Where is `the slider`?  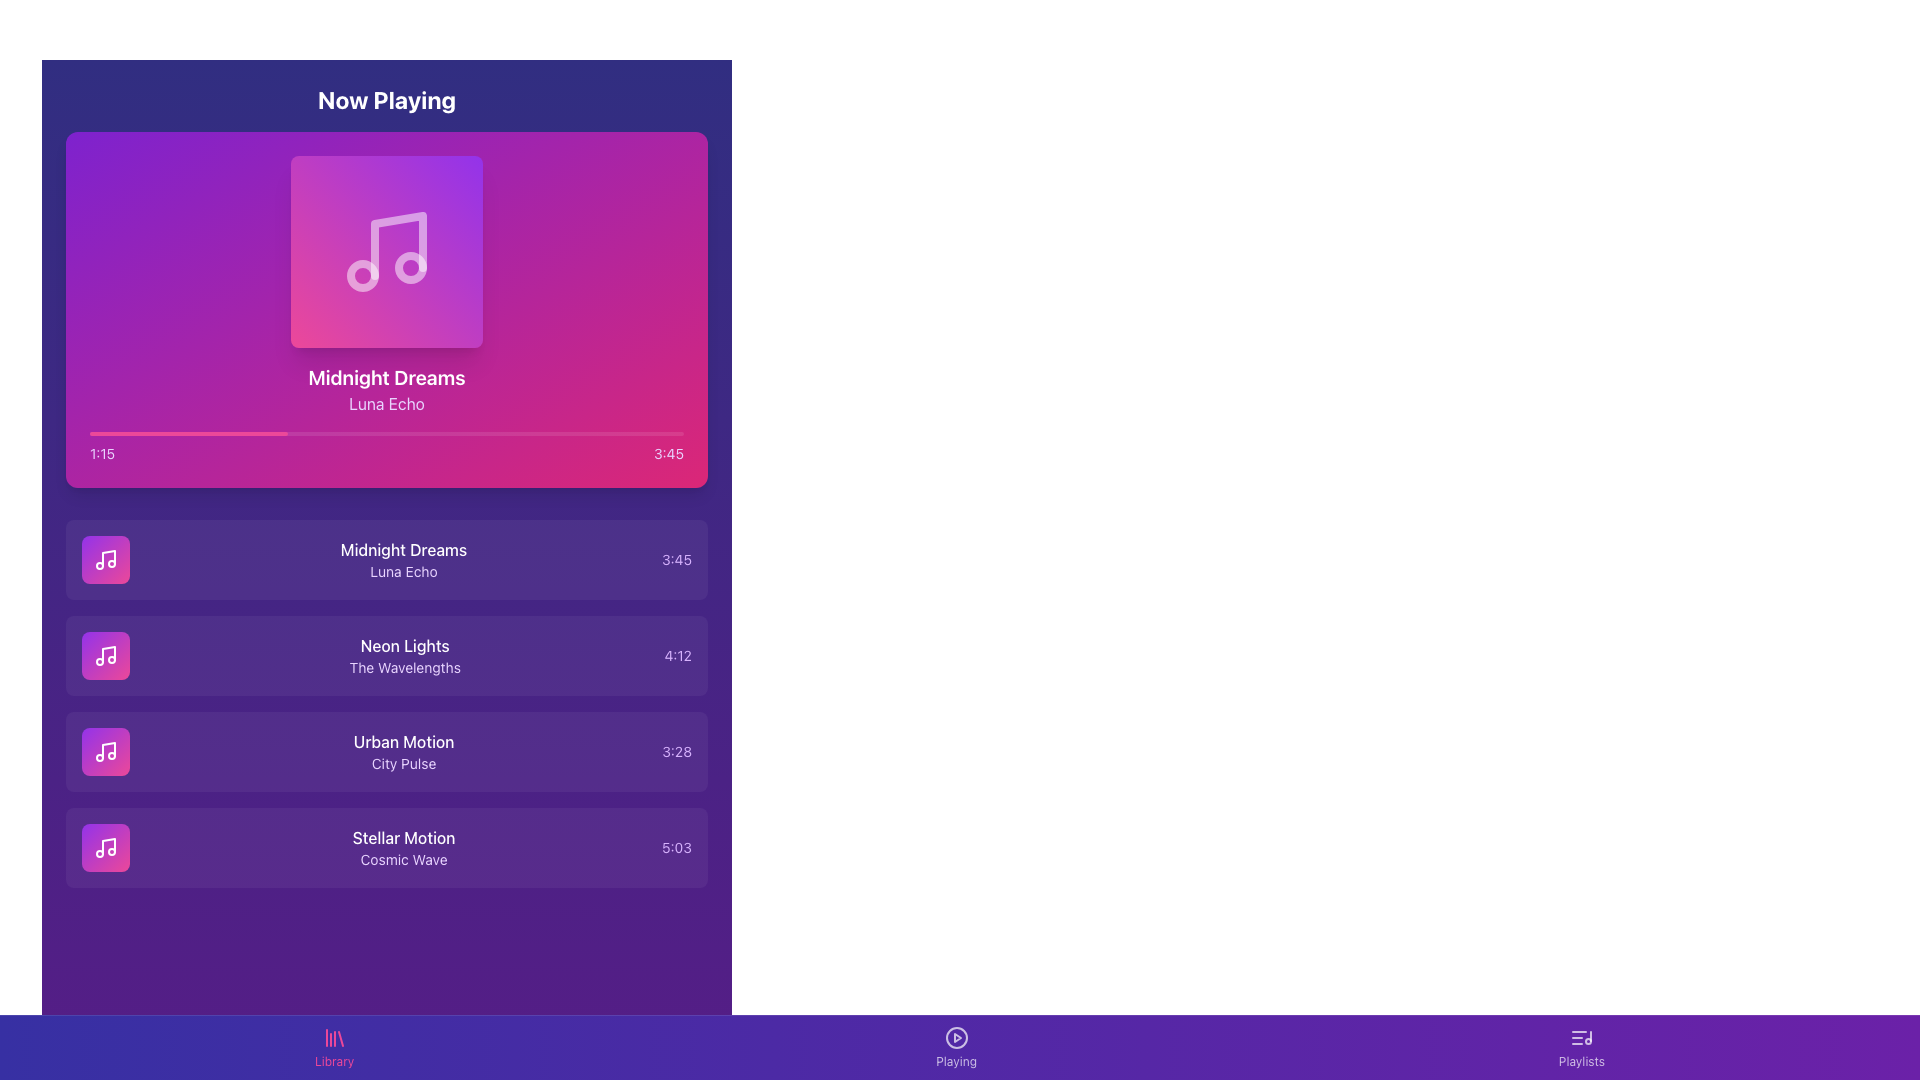 the slider is located at coordinates (273, 433).